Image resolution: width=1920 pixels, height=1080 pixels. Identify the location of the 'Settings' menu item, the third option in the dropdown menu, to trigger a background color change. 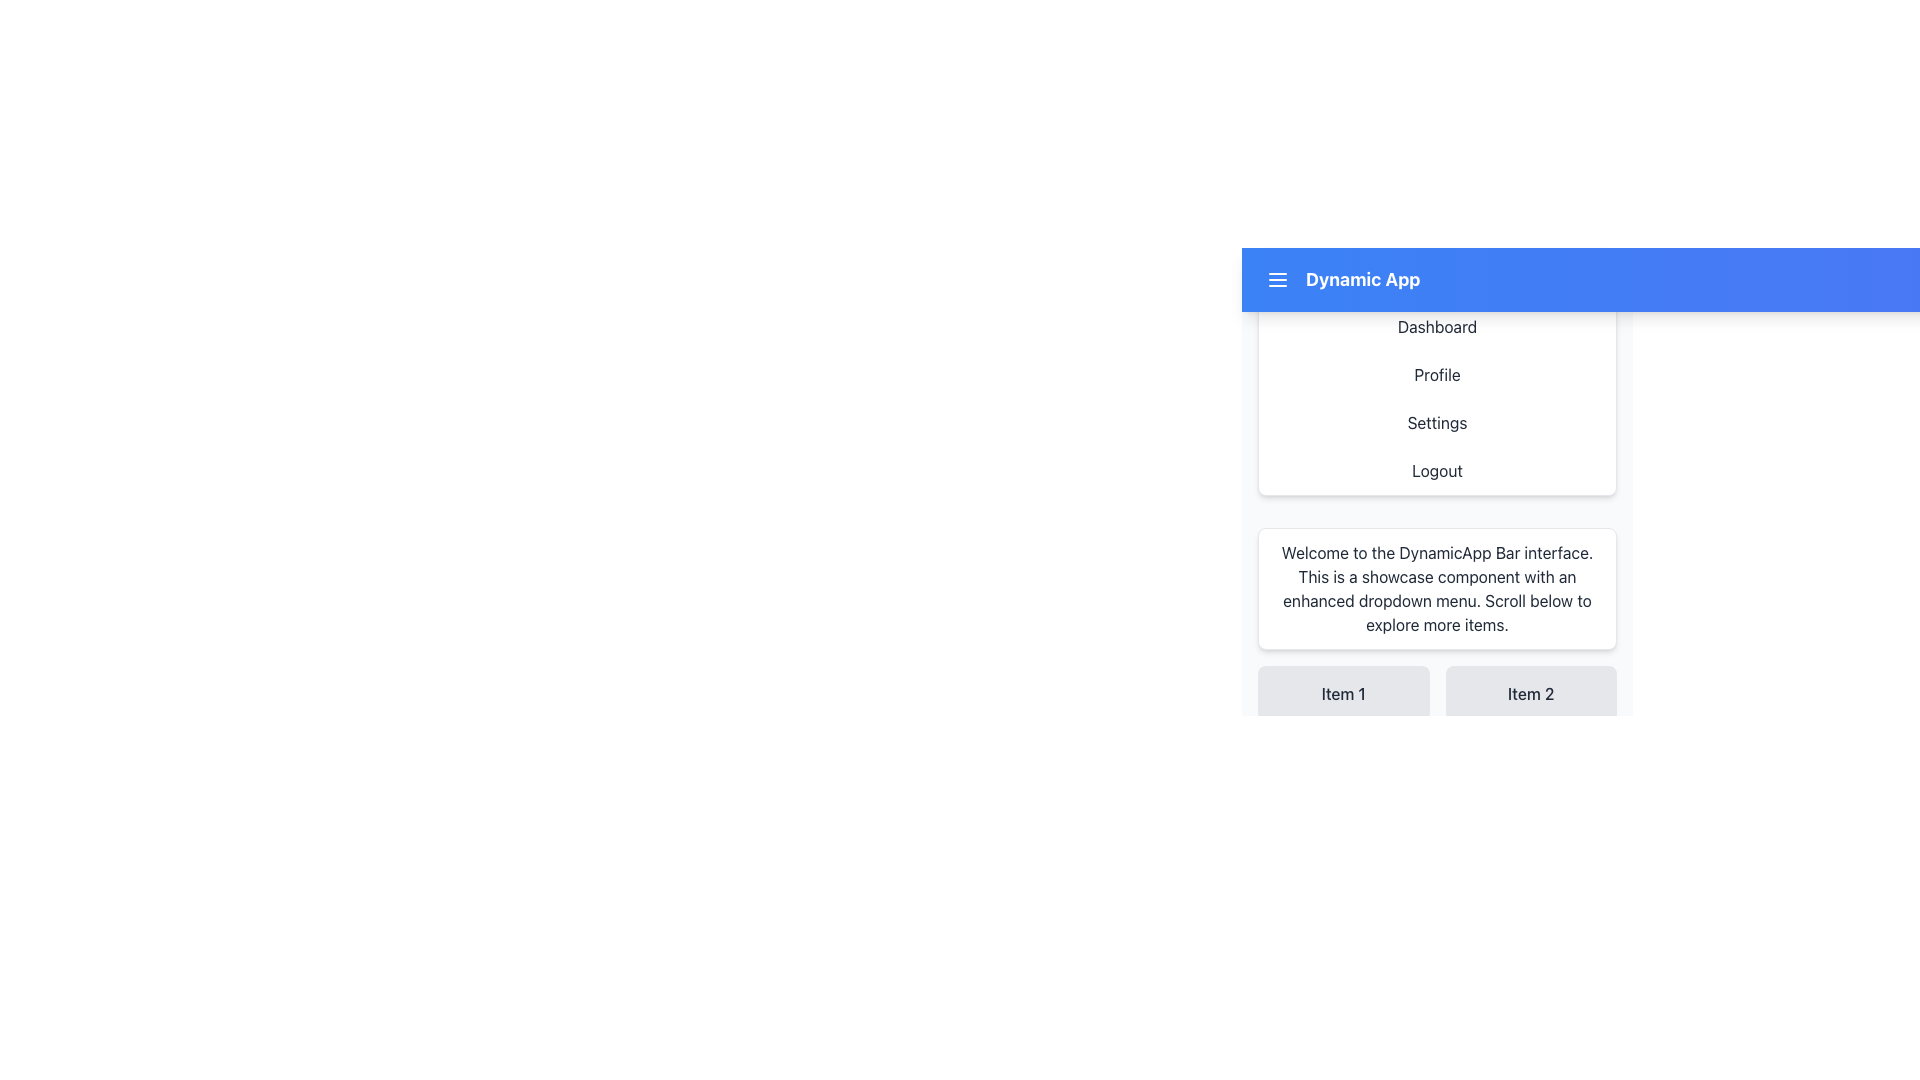
(1436, 422).